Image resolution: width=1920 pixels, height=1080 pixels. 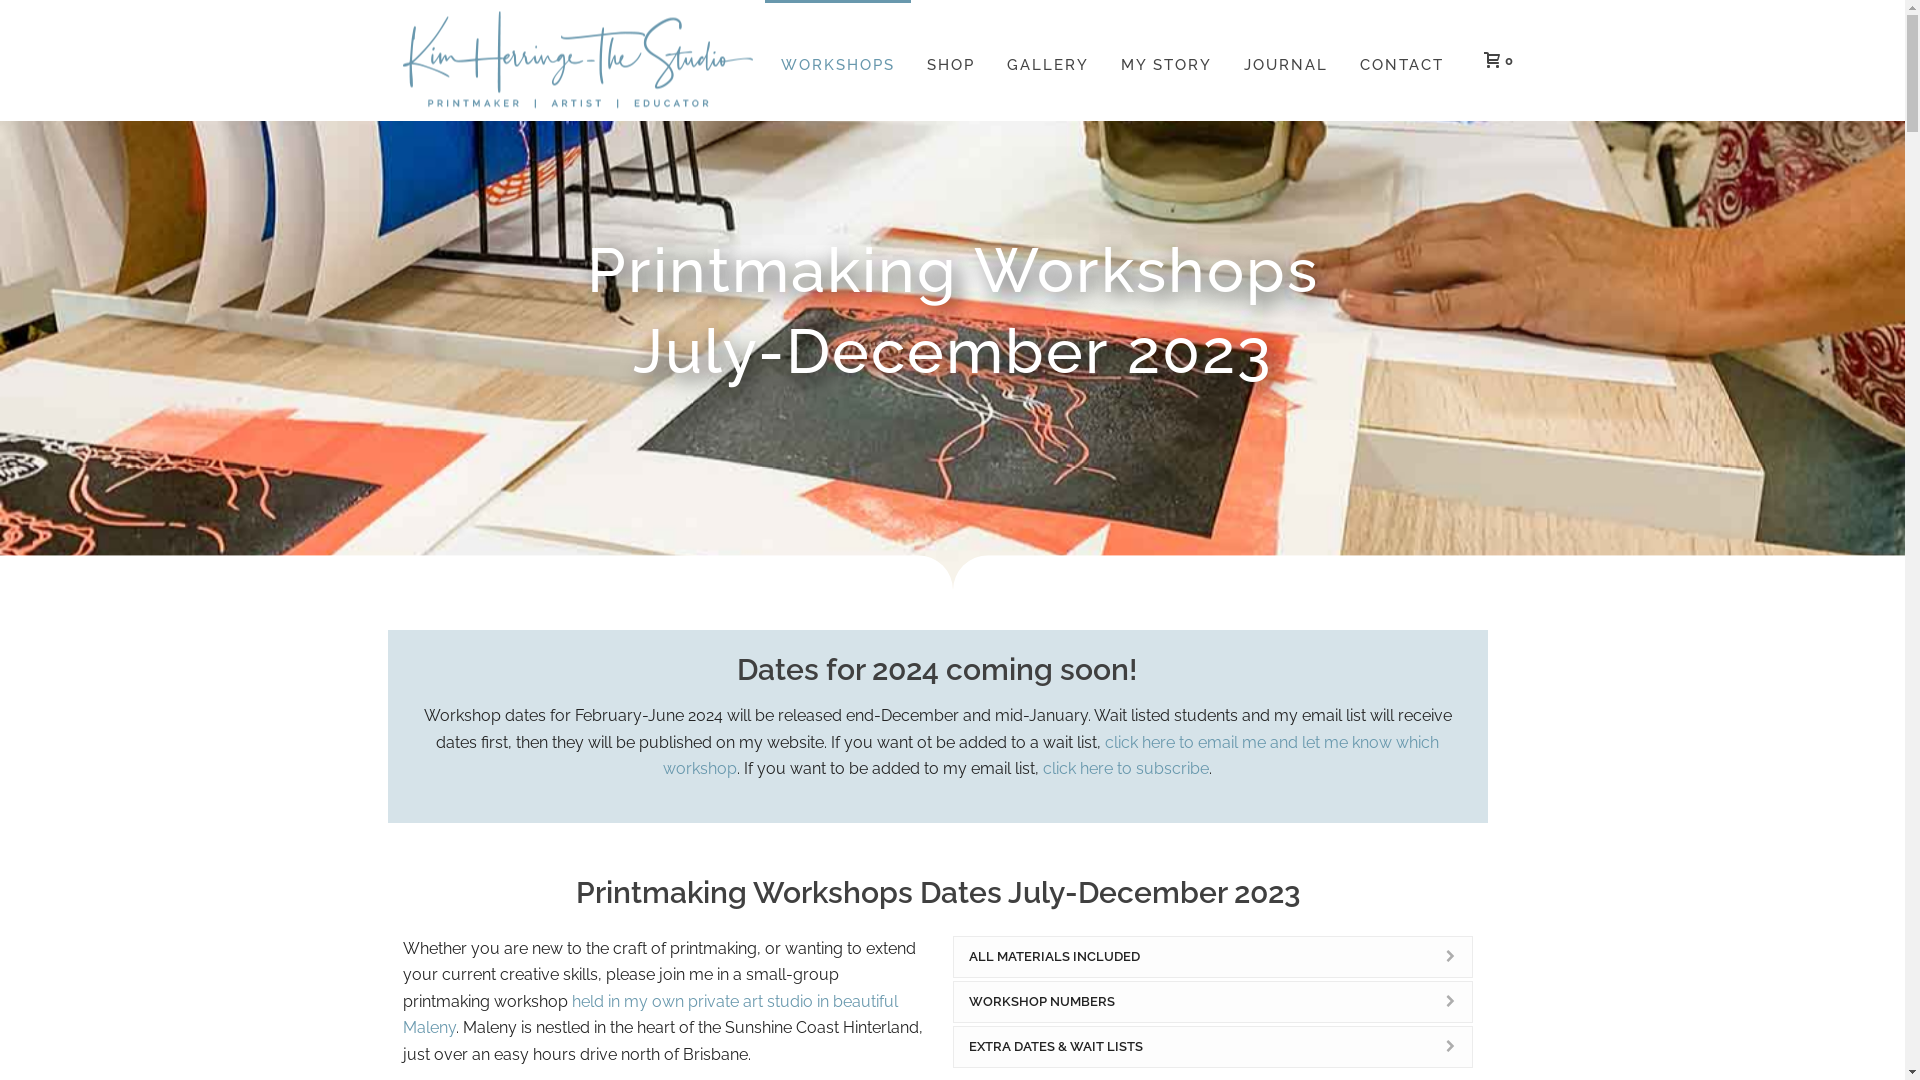 I want to click on 'click here to subscribe', so click(x=1126, y=767).